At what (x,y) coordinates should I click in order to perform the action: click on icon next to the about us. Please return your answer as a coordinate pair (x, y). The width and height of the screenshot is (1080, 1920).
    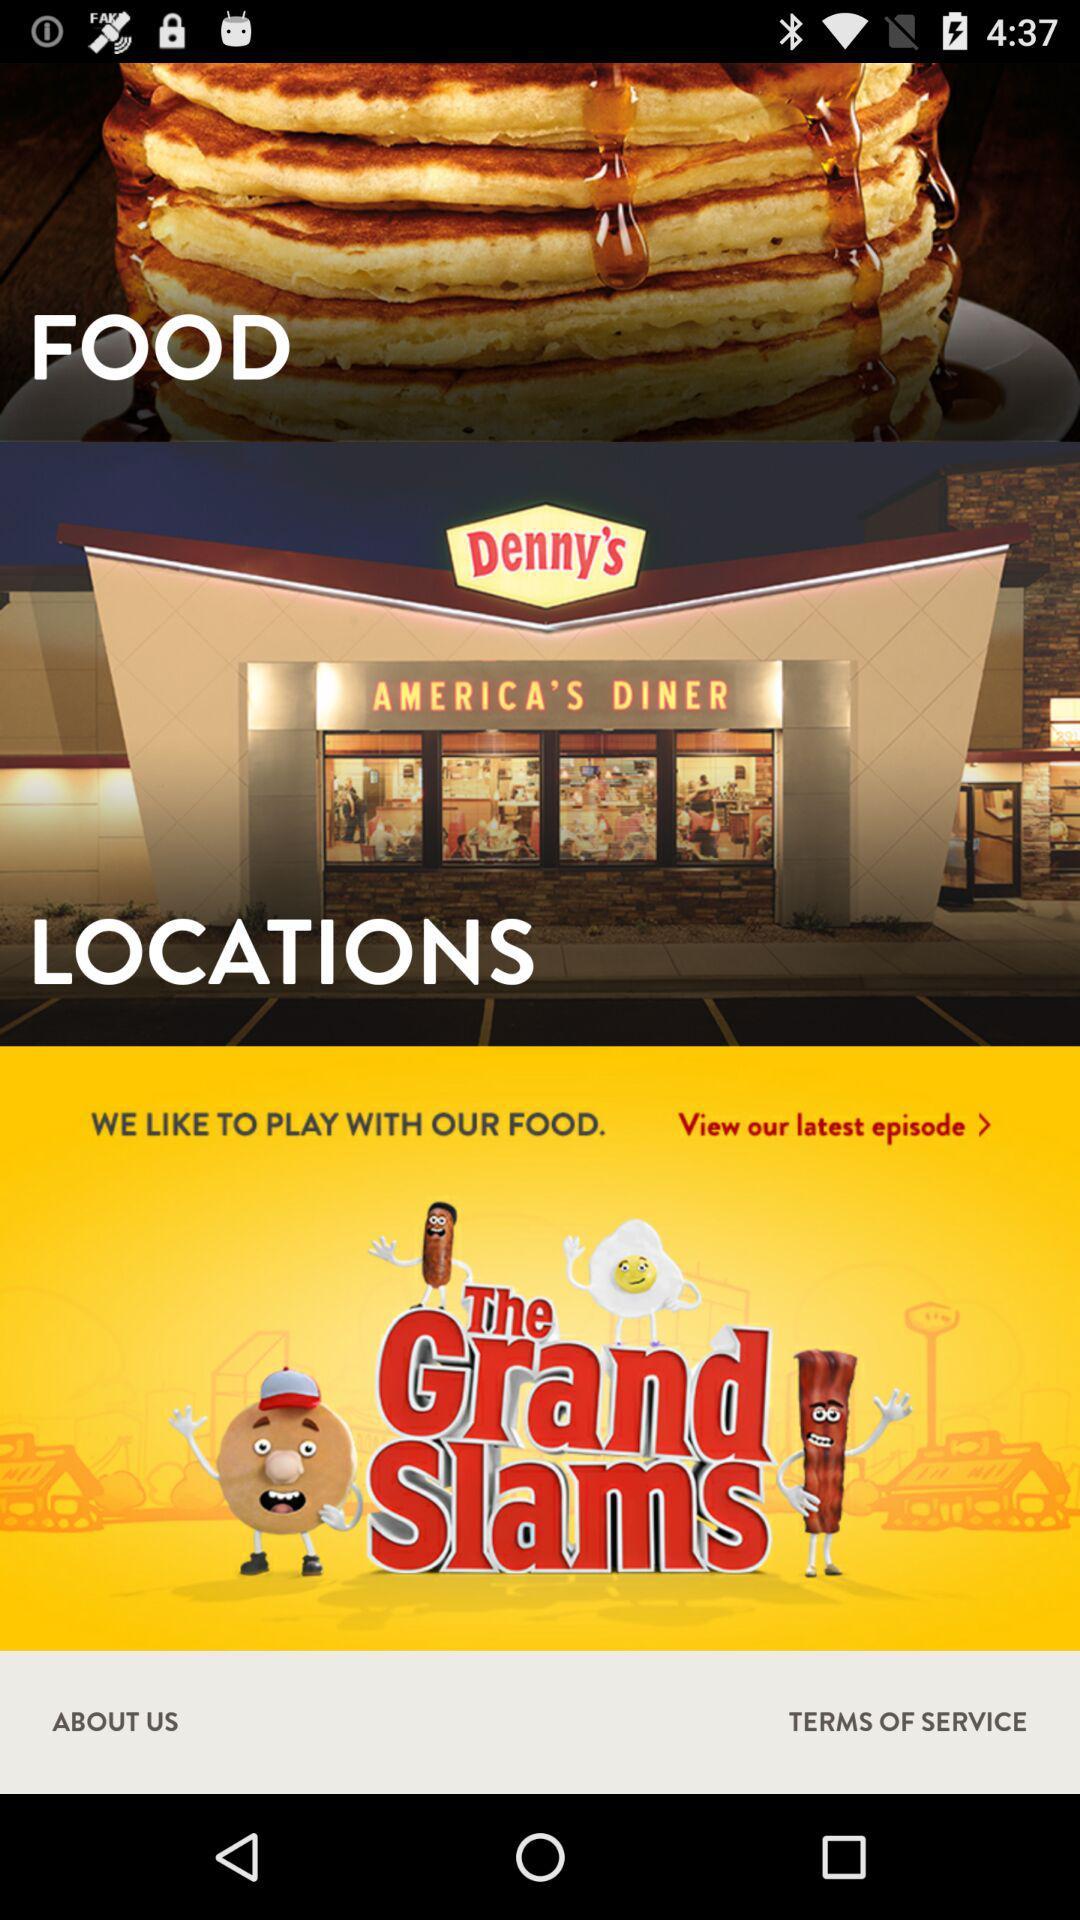
    Looking at the image, I should click on (908, 1721).